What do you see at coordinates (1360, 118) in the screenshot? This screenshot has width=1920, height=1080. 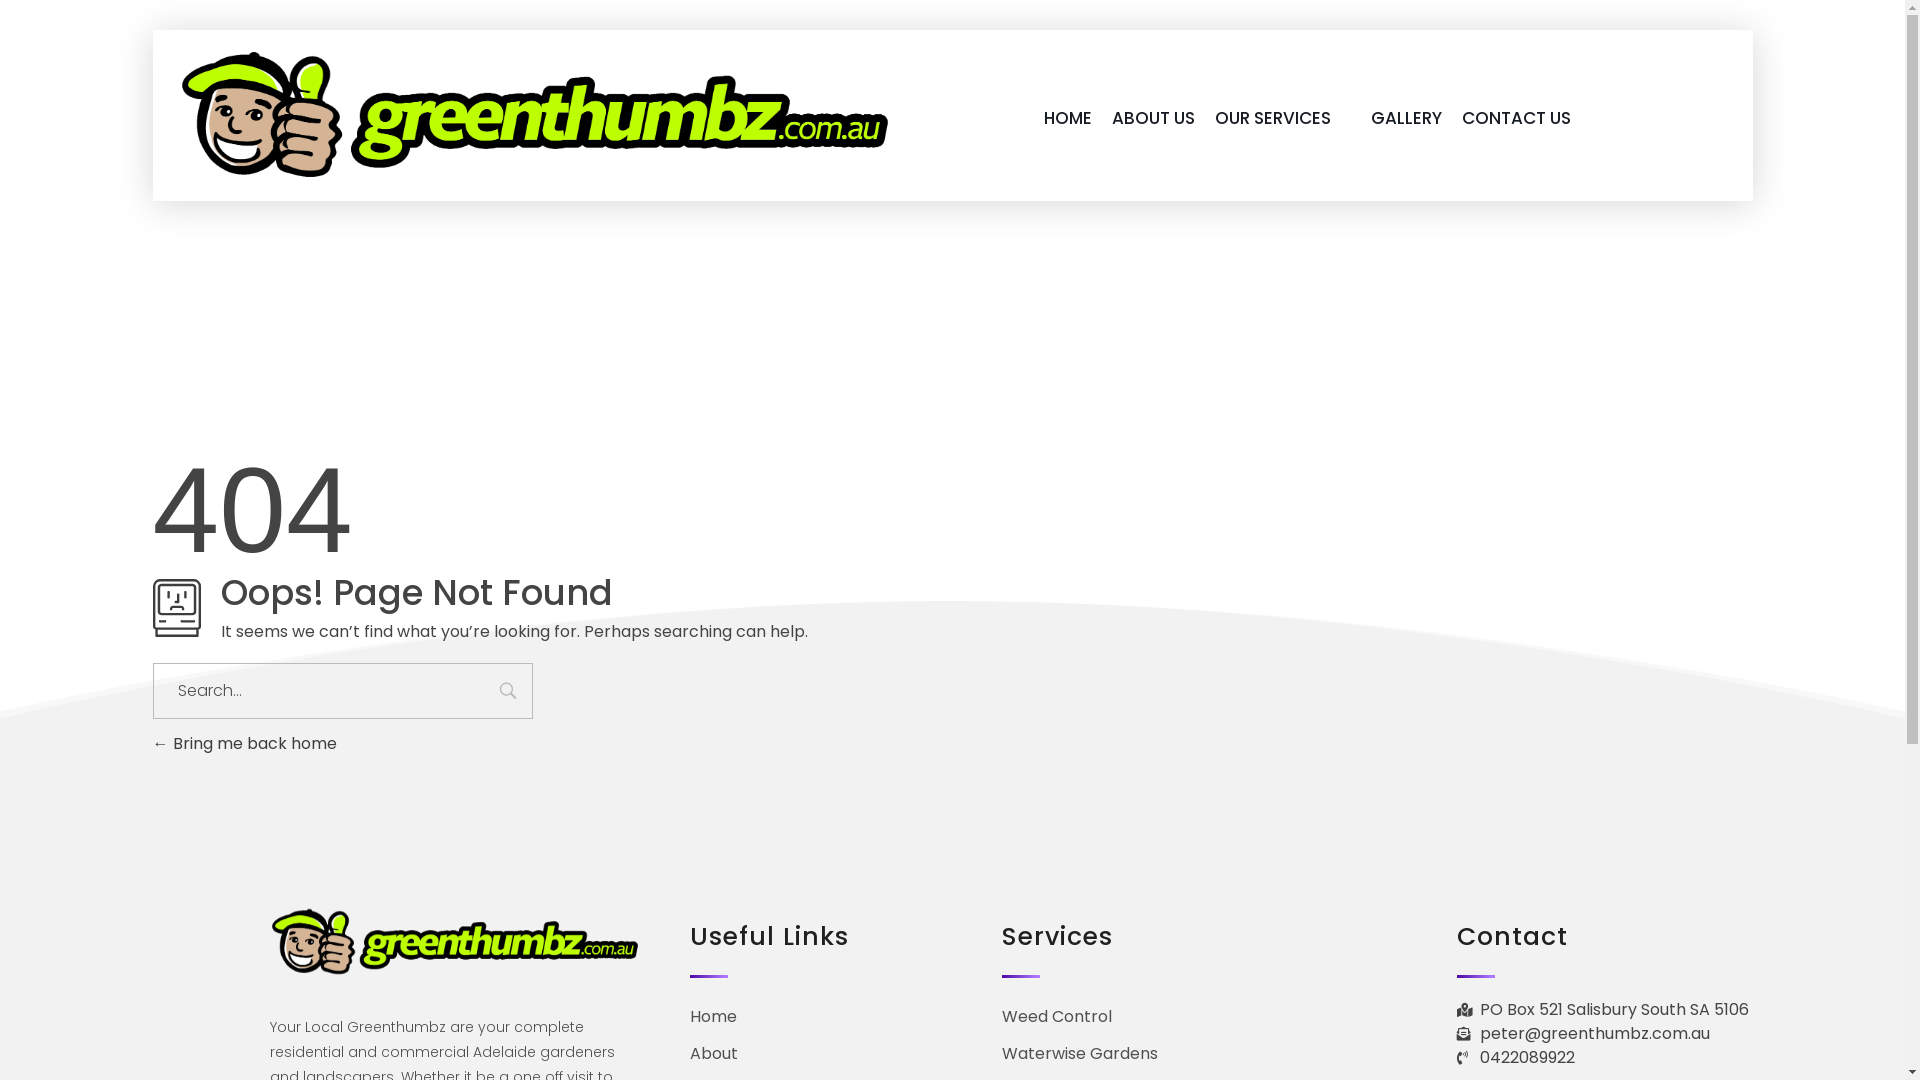 I see `'GALLERY'` at bounding box center [1360, 118].